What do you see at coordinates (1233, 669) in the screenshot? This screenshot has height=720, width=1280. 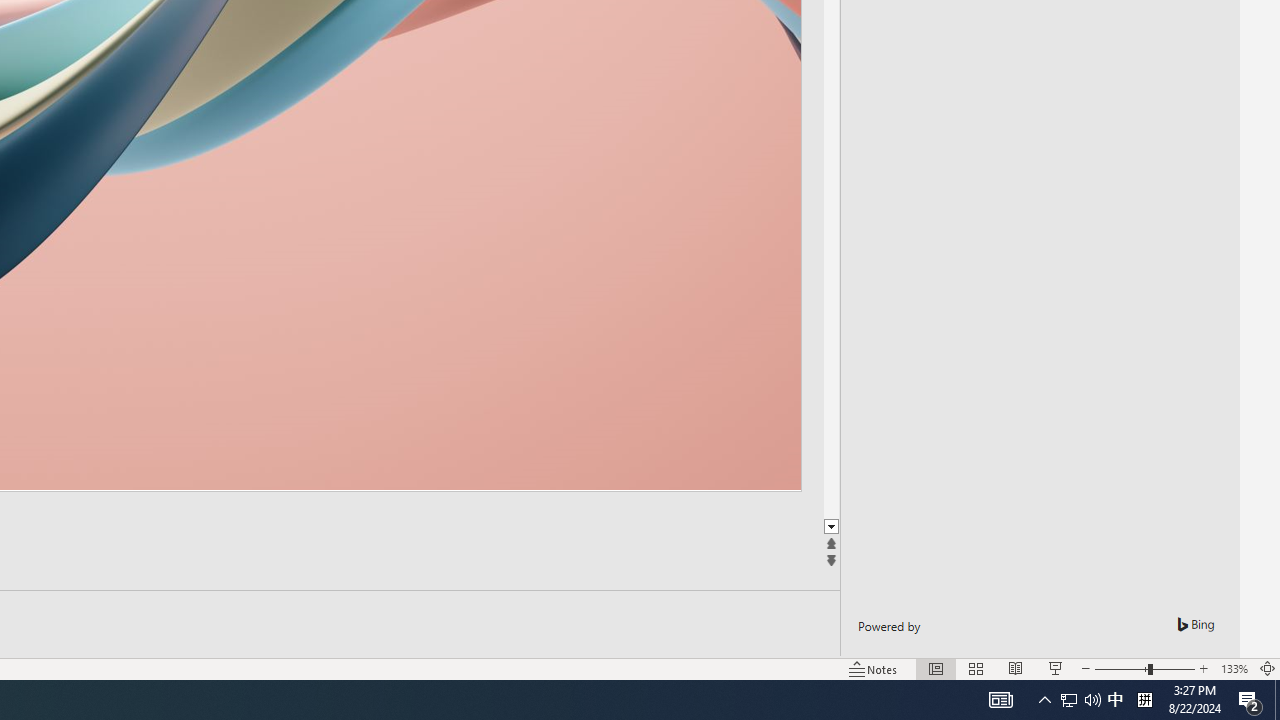 I see `'Zoom 133%'` at bounding box center [1233, 669].